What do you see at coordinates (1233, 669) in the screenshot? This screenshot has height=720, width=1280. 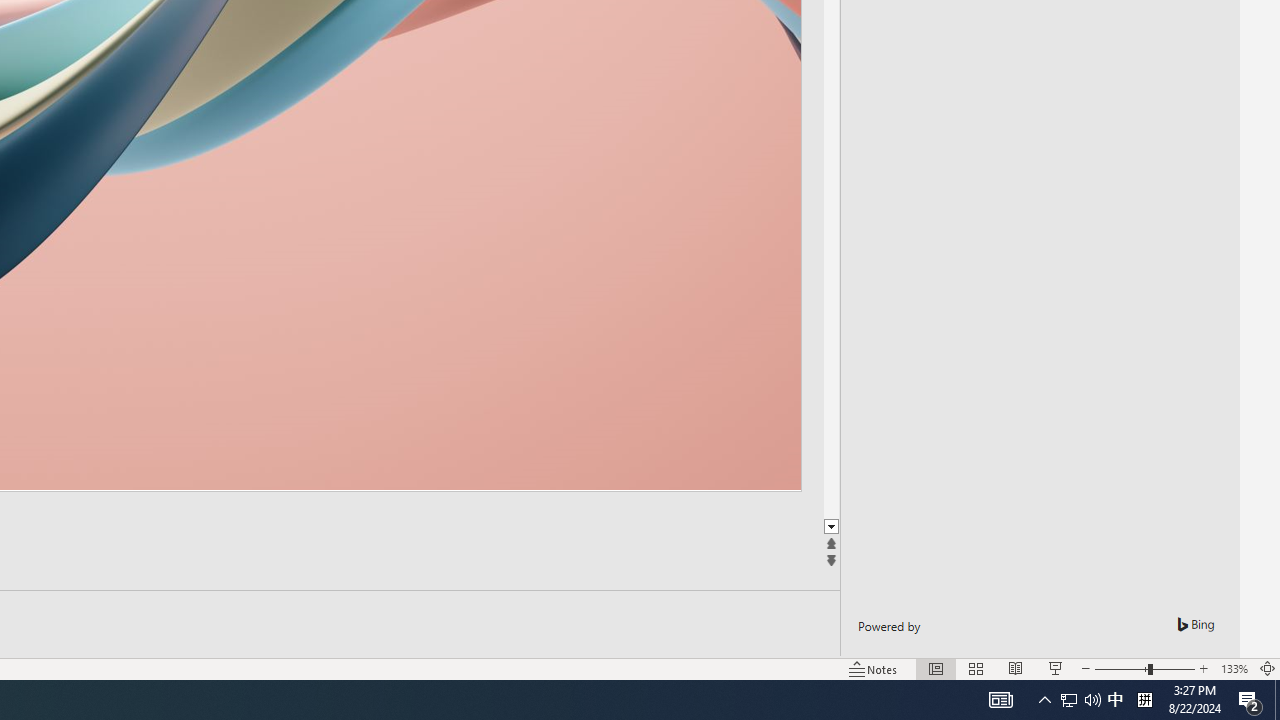 I see `'Zoom 133%'` at bounding box center [1233, 669].